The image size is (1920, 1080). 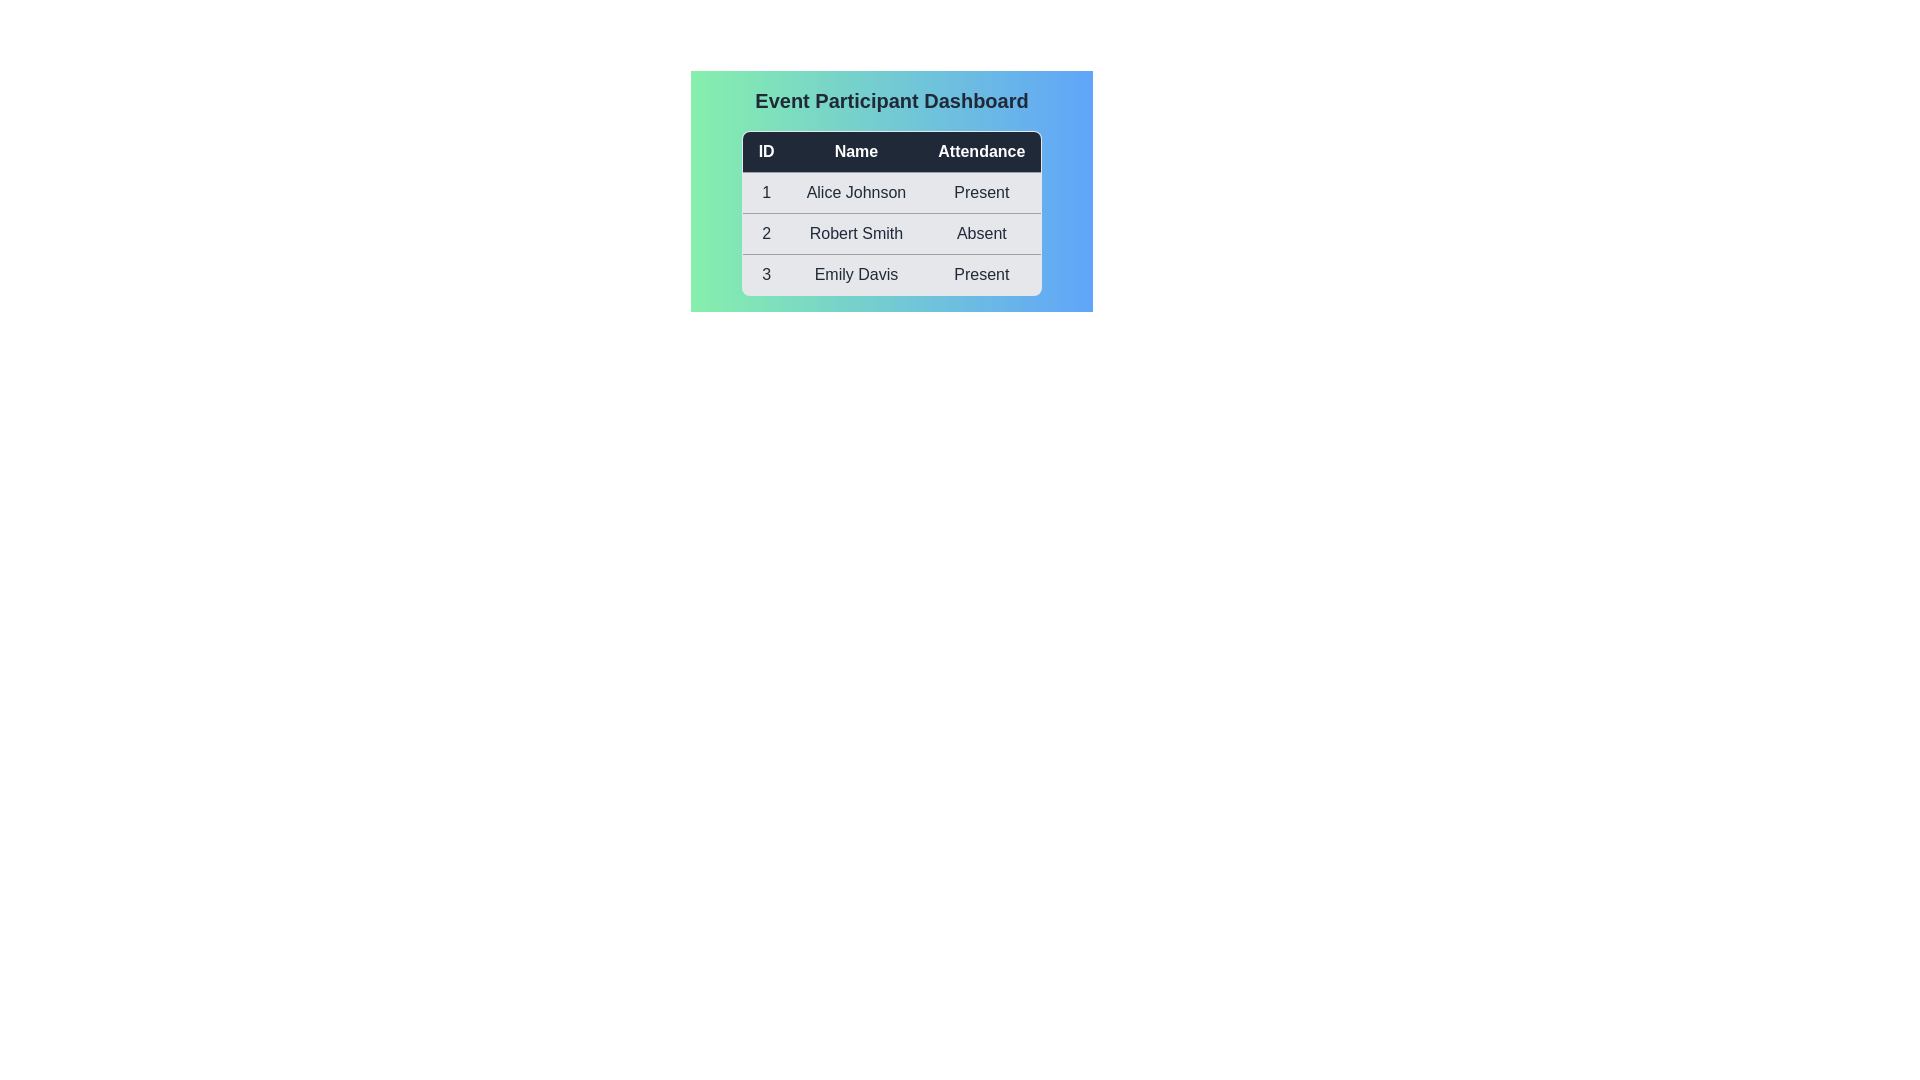 What do you see at coordinates (982, 233) in the screenshot?
I see `the attendance status indicator text label that shows 'Absent' for the individual in the second row of the table, specifically located in the third column under the 'Attendance' header` at bounding box center [982, 233].